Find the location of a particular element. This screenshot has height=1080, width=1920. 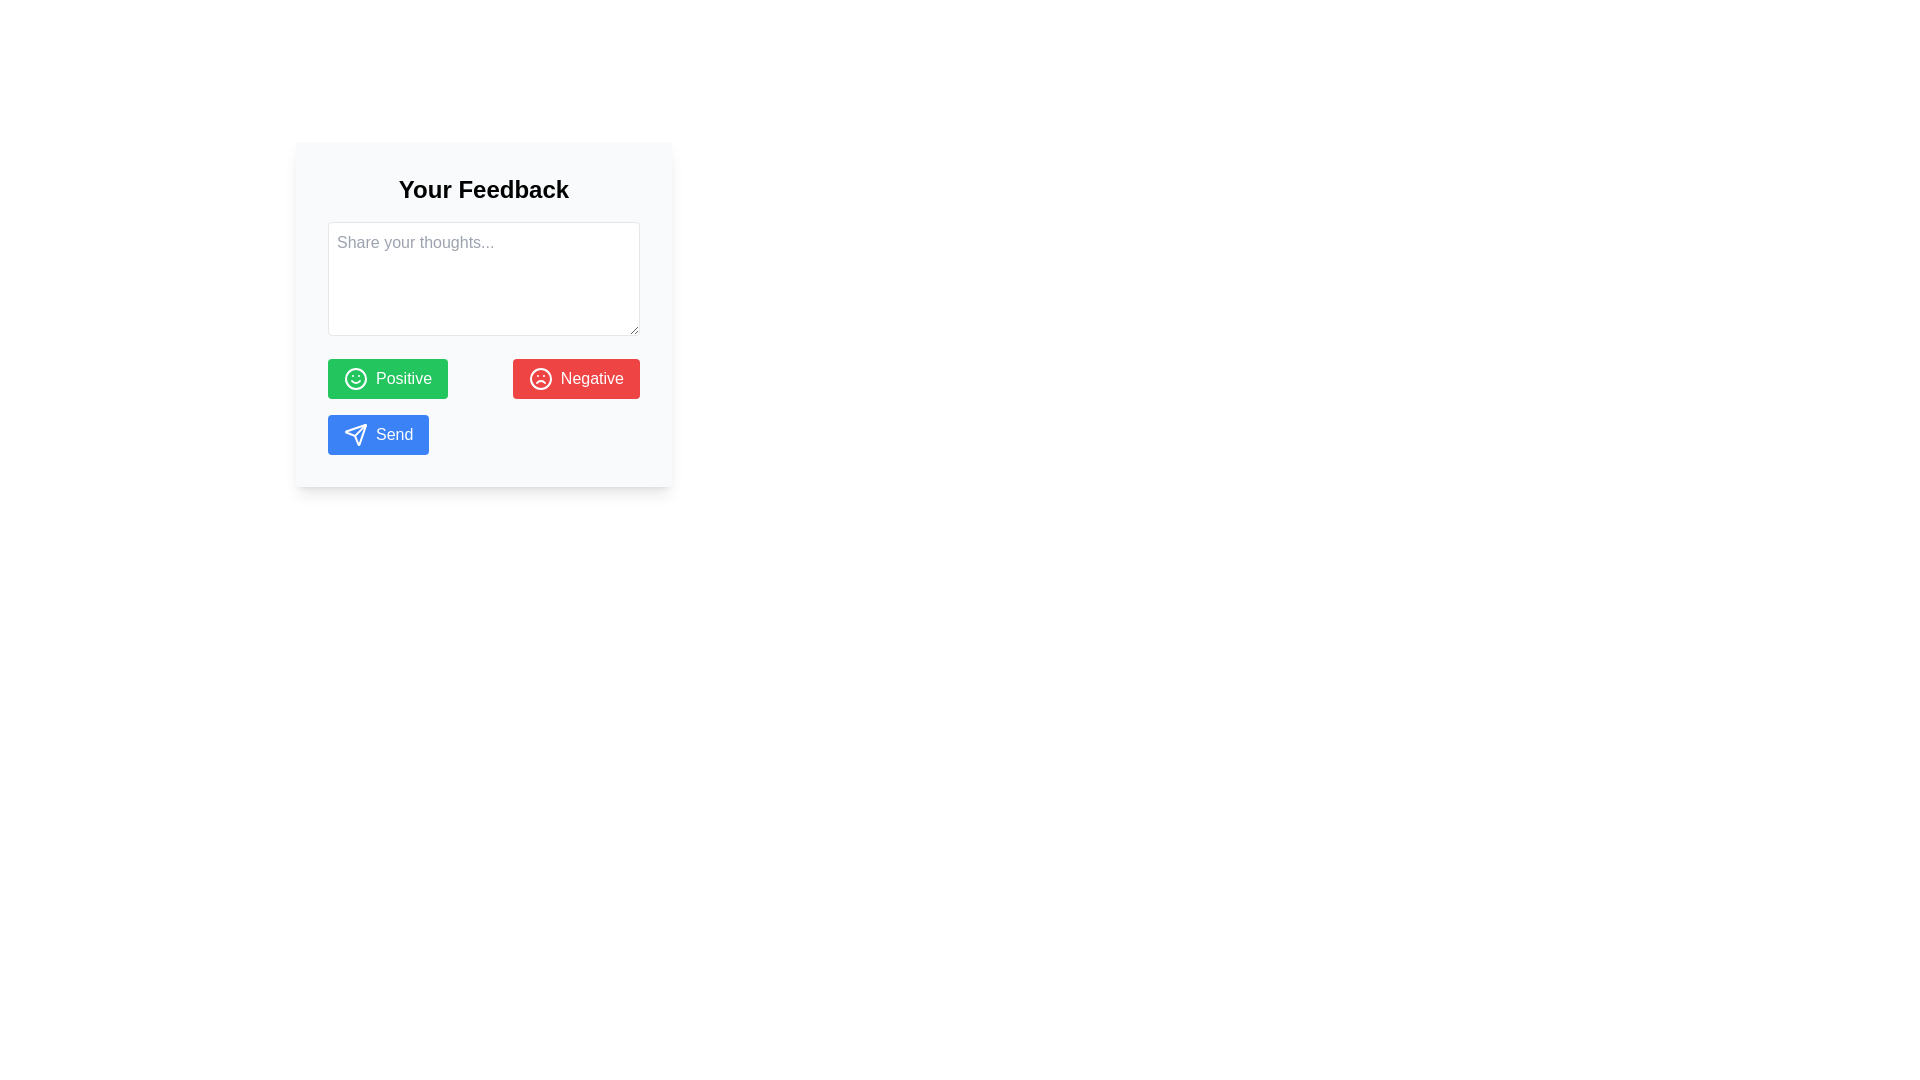

the circular icon featuring a frowning face with a red background, which is inside the button labeled 'Negative' is located at coordinates (540, 378).